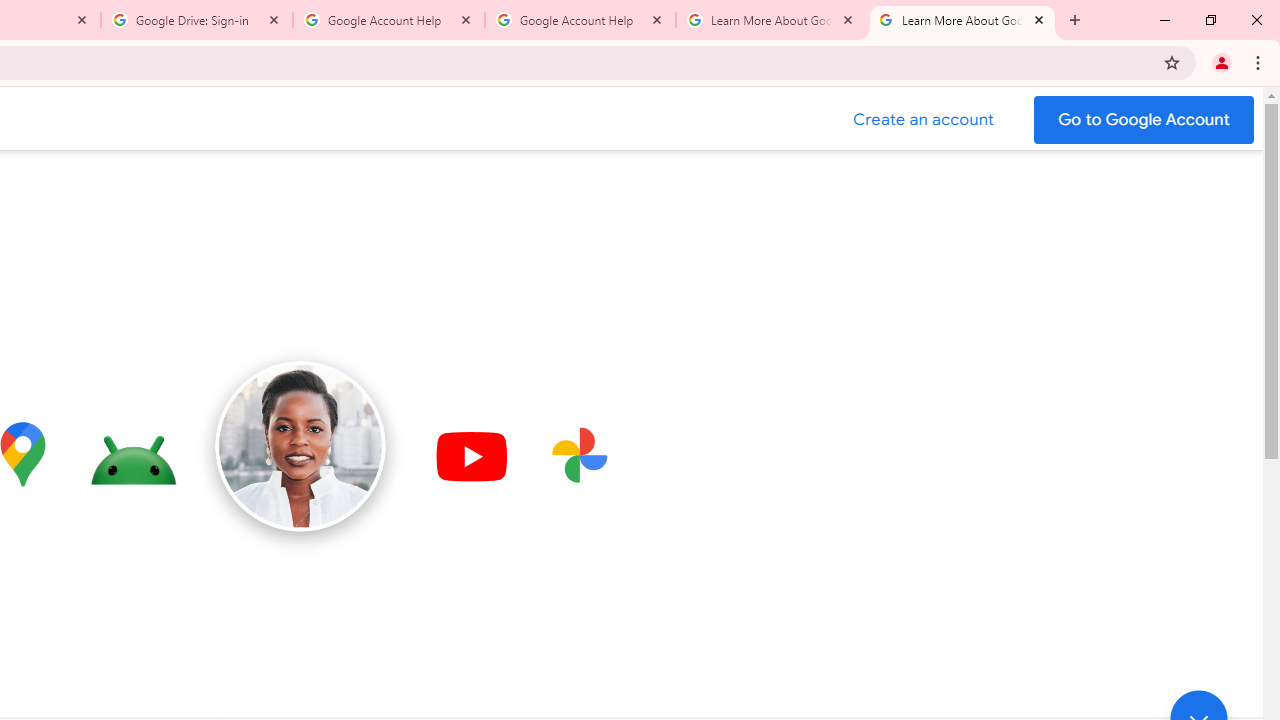  I want to click on 'Create a Google Account', so click(923, 119).